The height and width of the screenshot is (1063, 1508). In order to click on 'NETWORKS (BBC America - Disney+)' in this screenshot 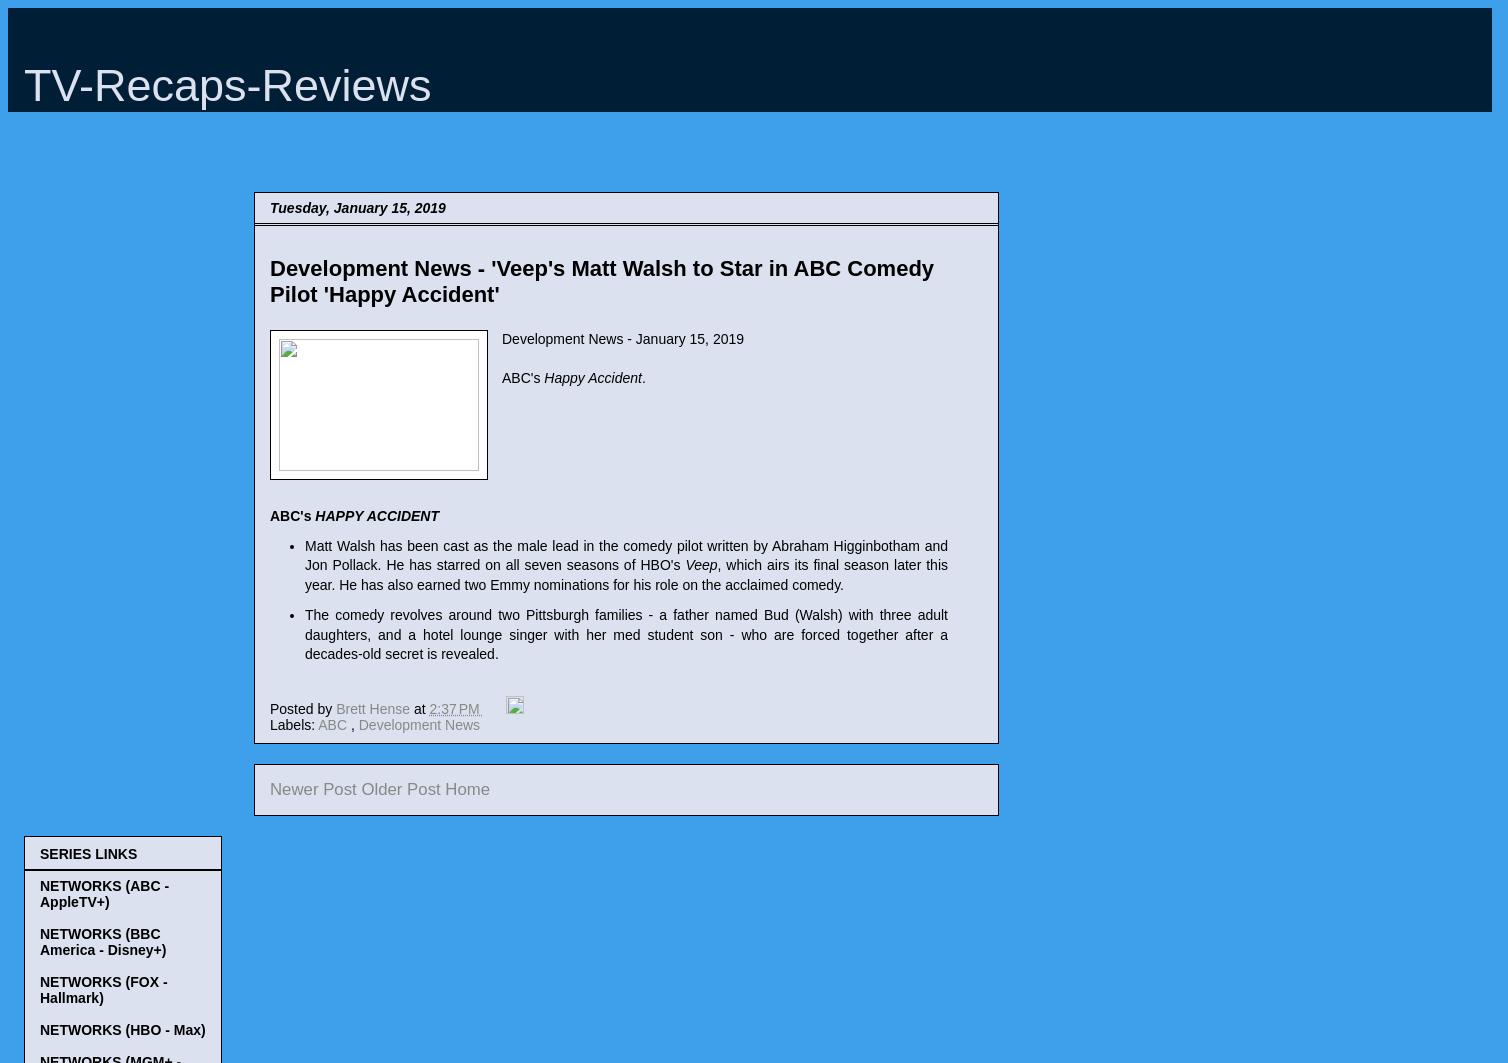, I will do `click(39, 939)`.